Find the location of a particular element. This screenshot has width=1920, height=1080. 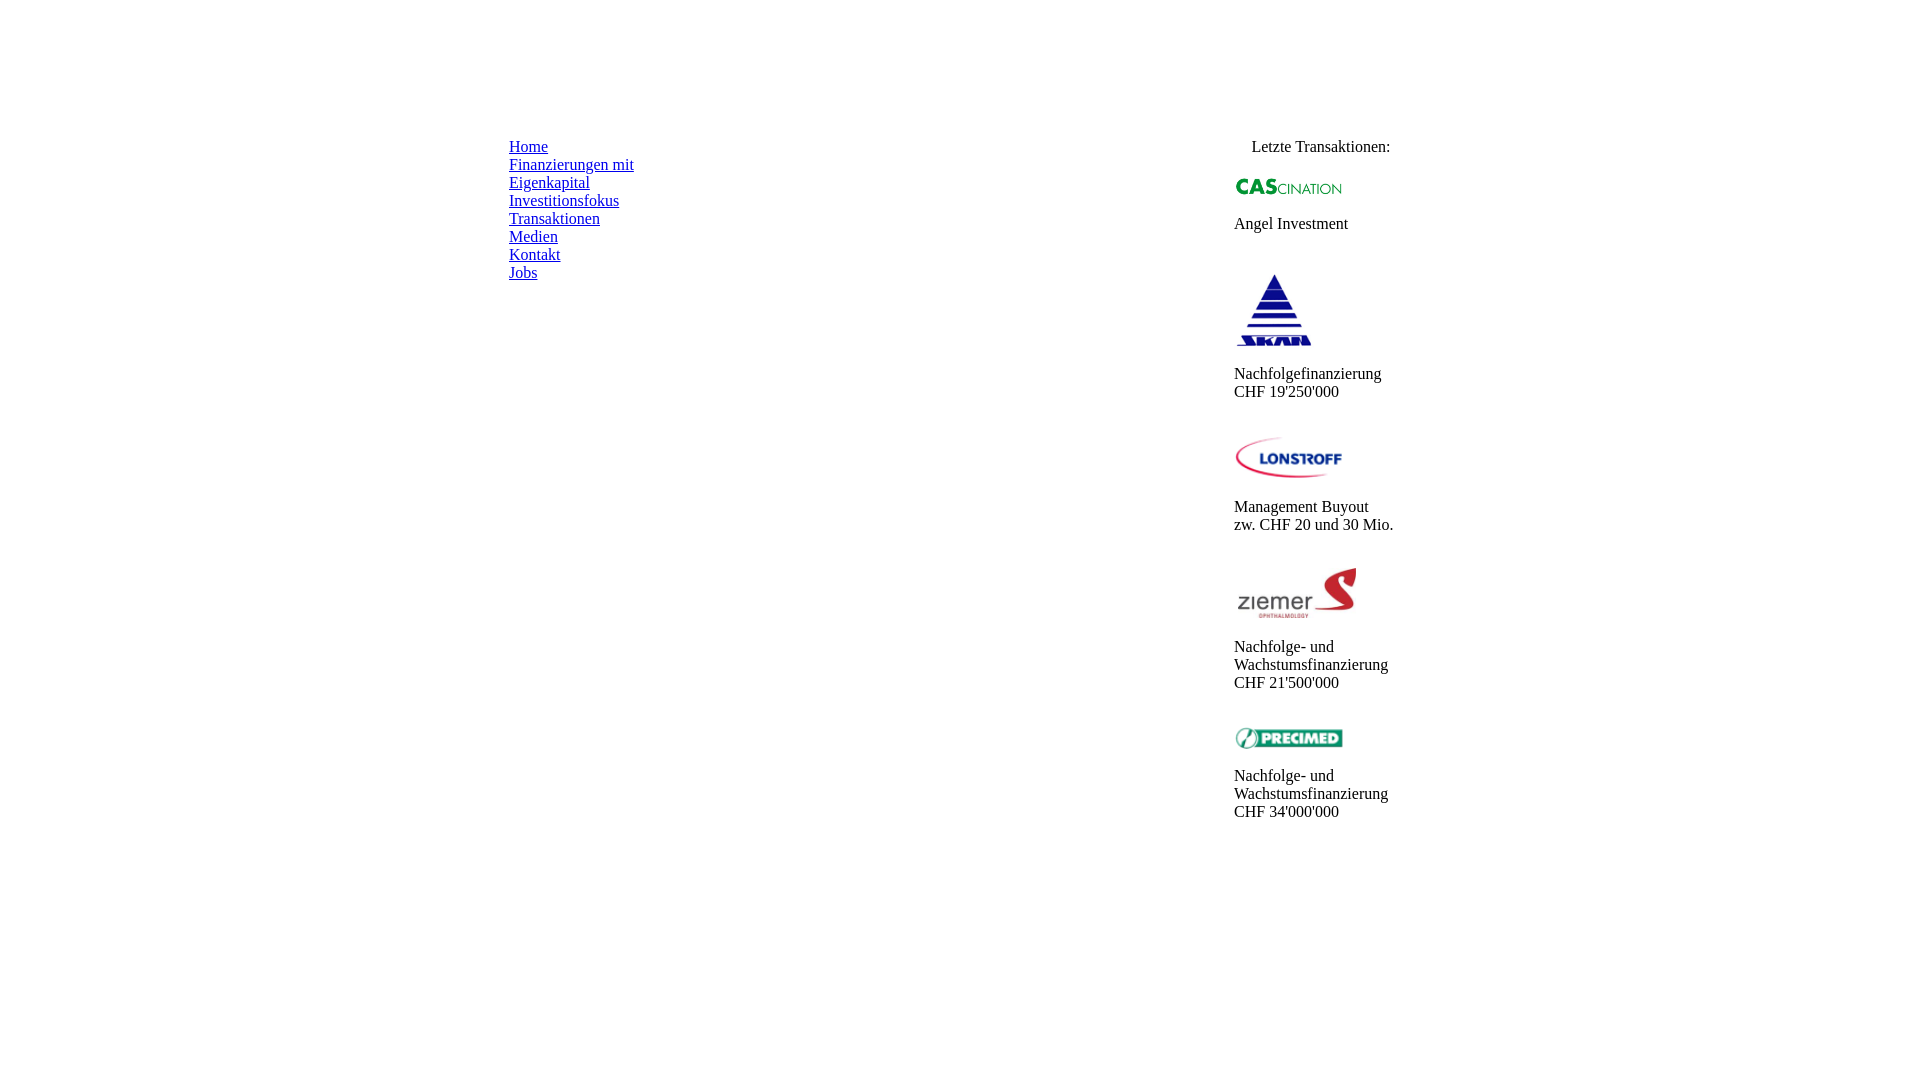

'Ziemer Group AG, Port' is located at coordinates (1296, 592).